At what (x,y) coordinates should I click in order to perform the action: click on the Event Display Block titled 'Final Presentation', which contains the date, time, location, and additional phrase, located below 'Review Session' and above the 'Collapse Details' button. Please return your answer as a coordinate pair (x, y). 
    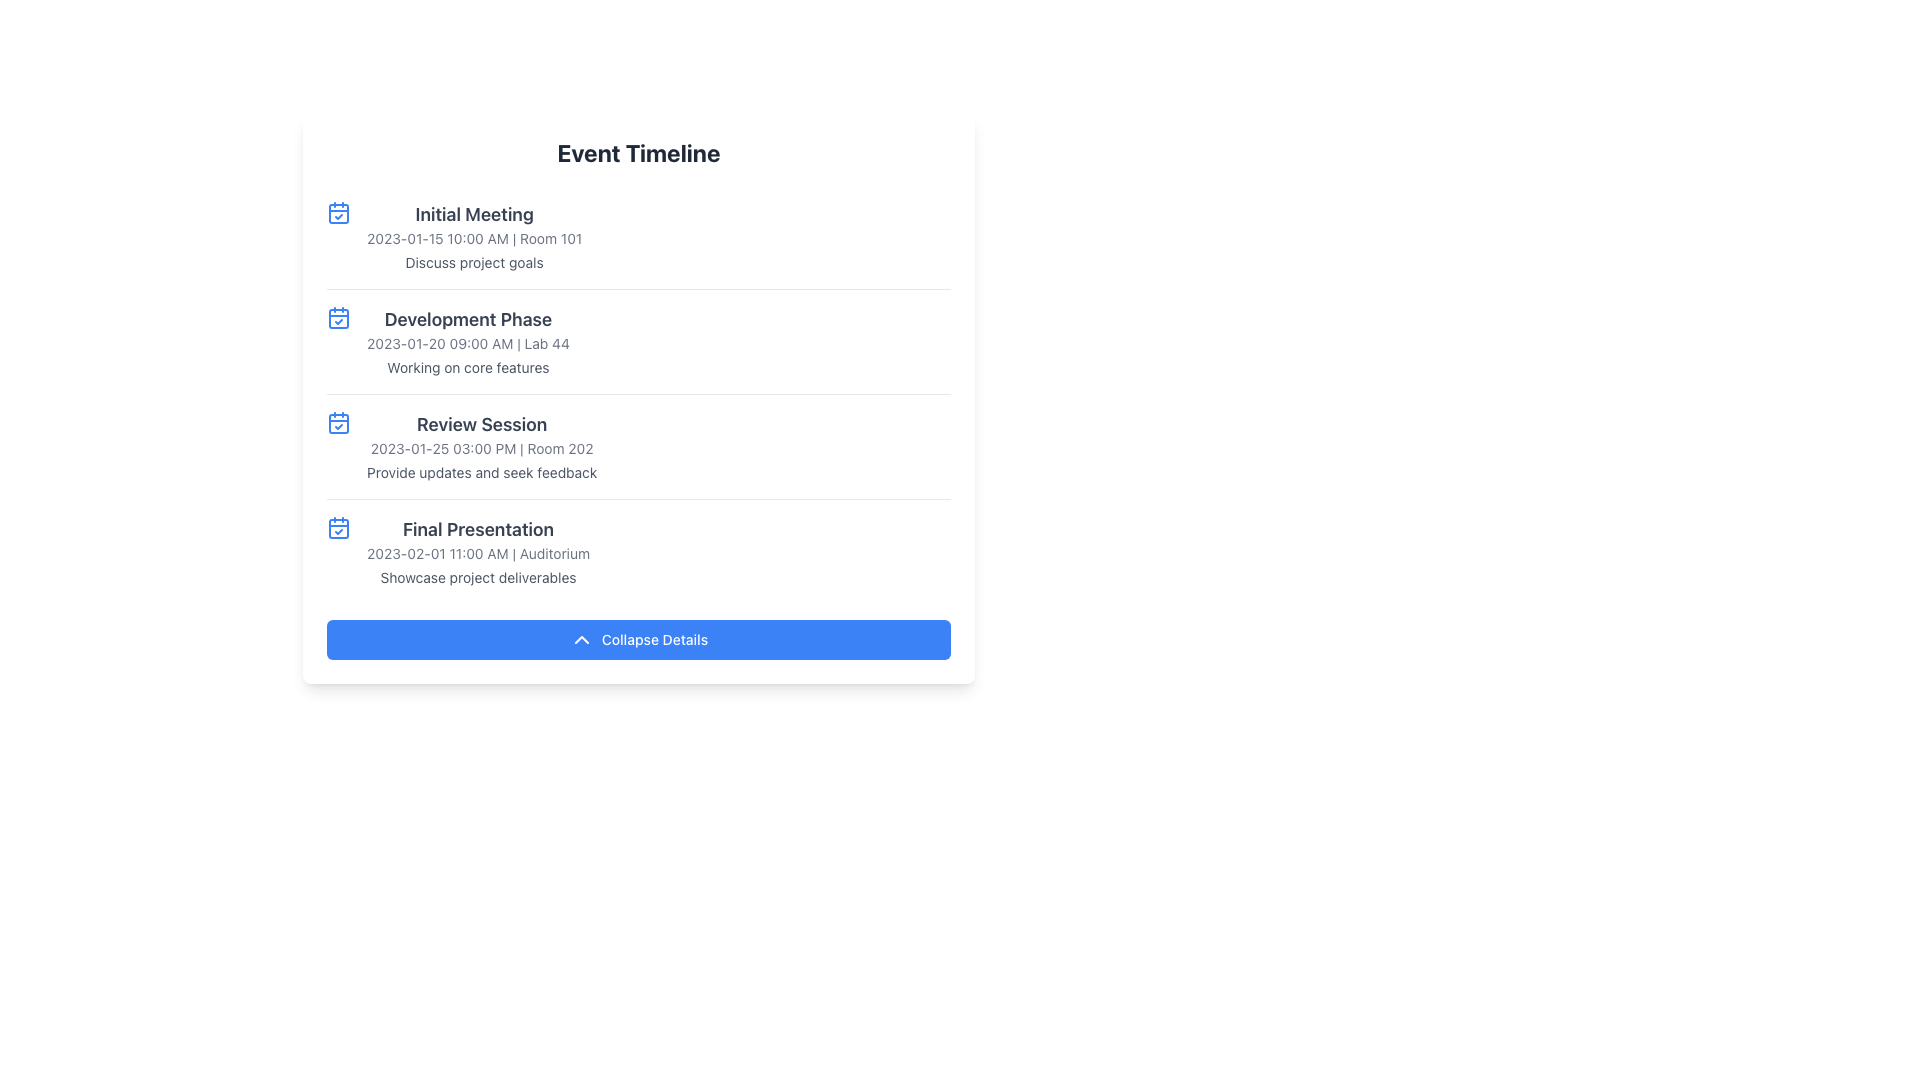
    Looking at the image, I should click on (637, 551).